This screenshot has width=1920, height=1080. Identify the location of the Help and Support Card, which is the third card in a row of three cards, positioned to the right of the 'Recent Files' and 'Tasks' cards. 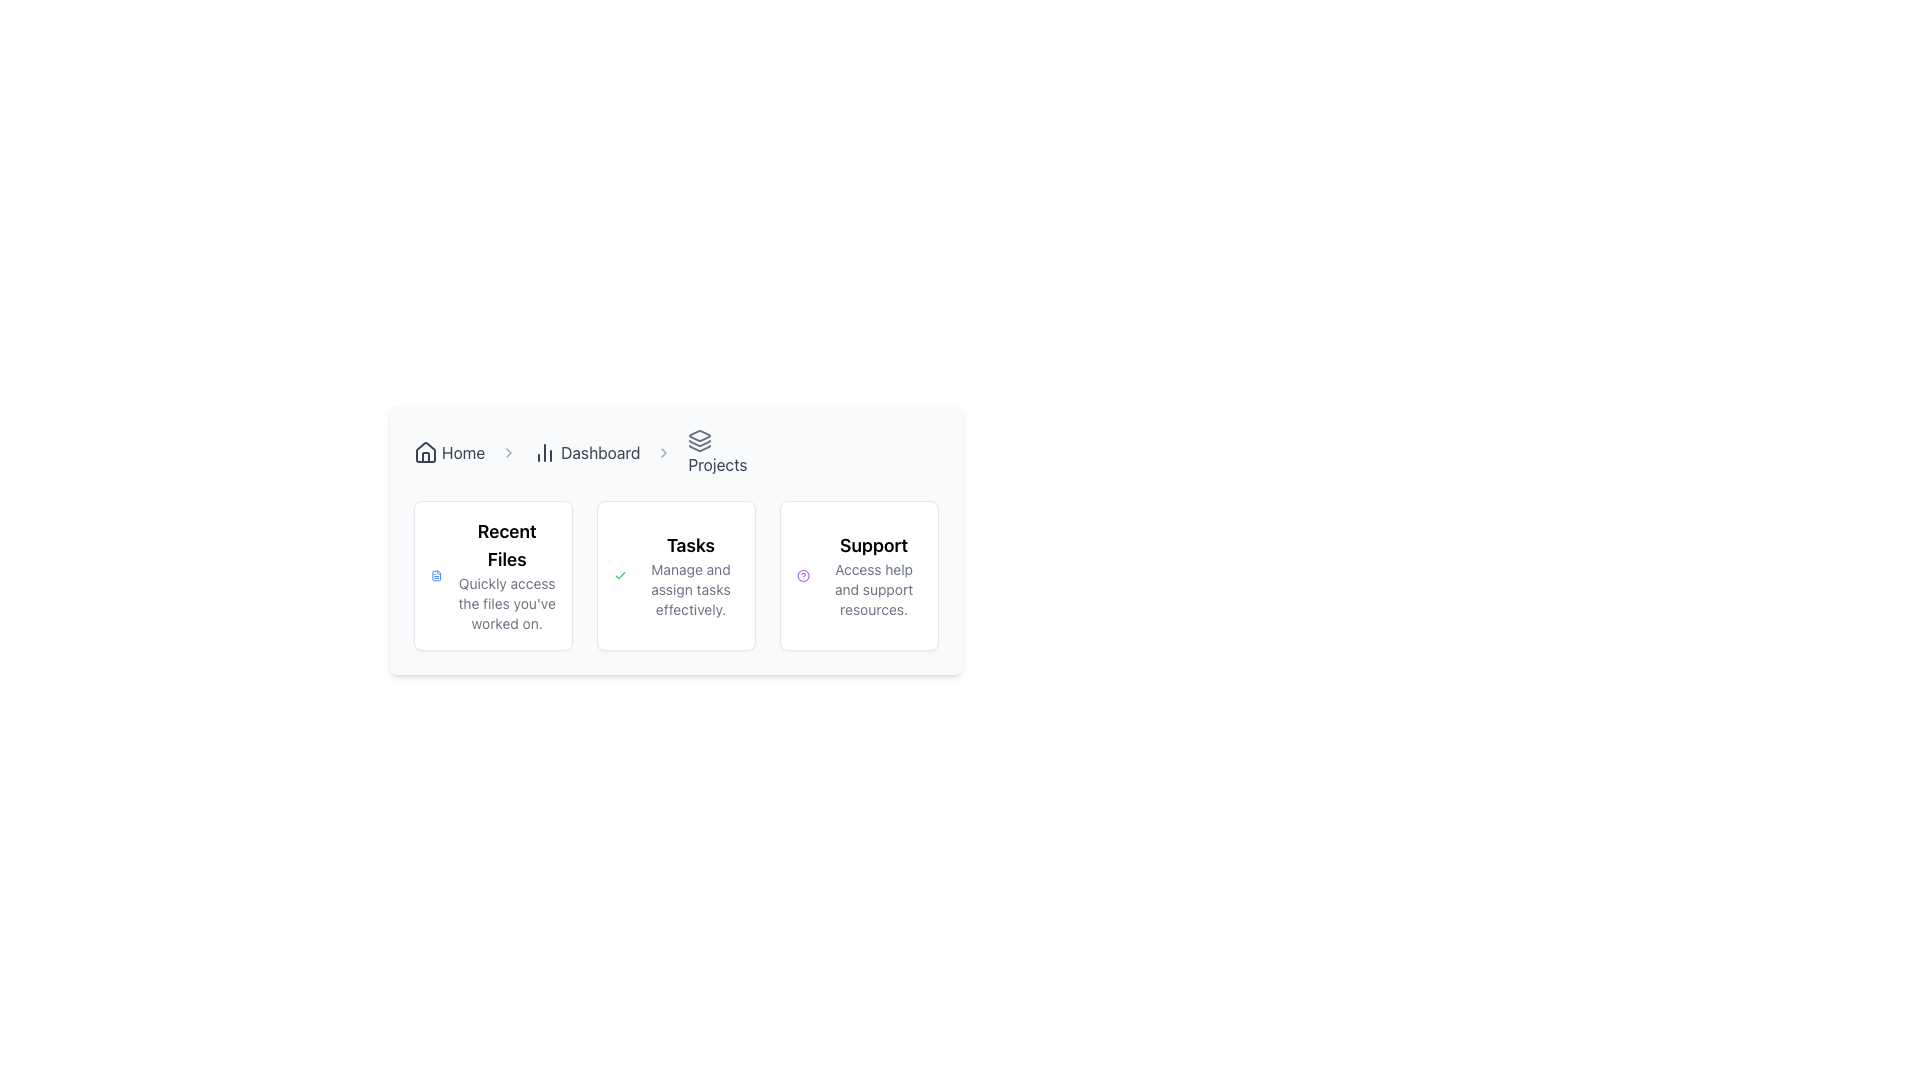
(859, 575).